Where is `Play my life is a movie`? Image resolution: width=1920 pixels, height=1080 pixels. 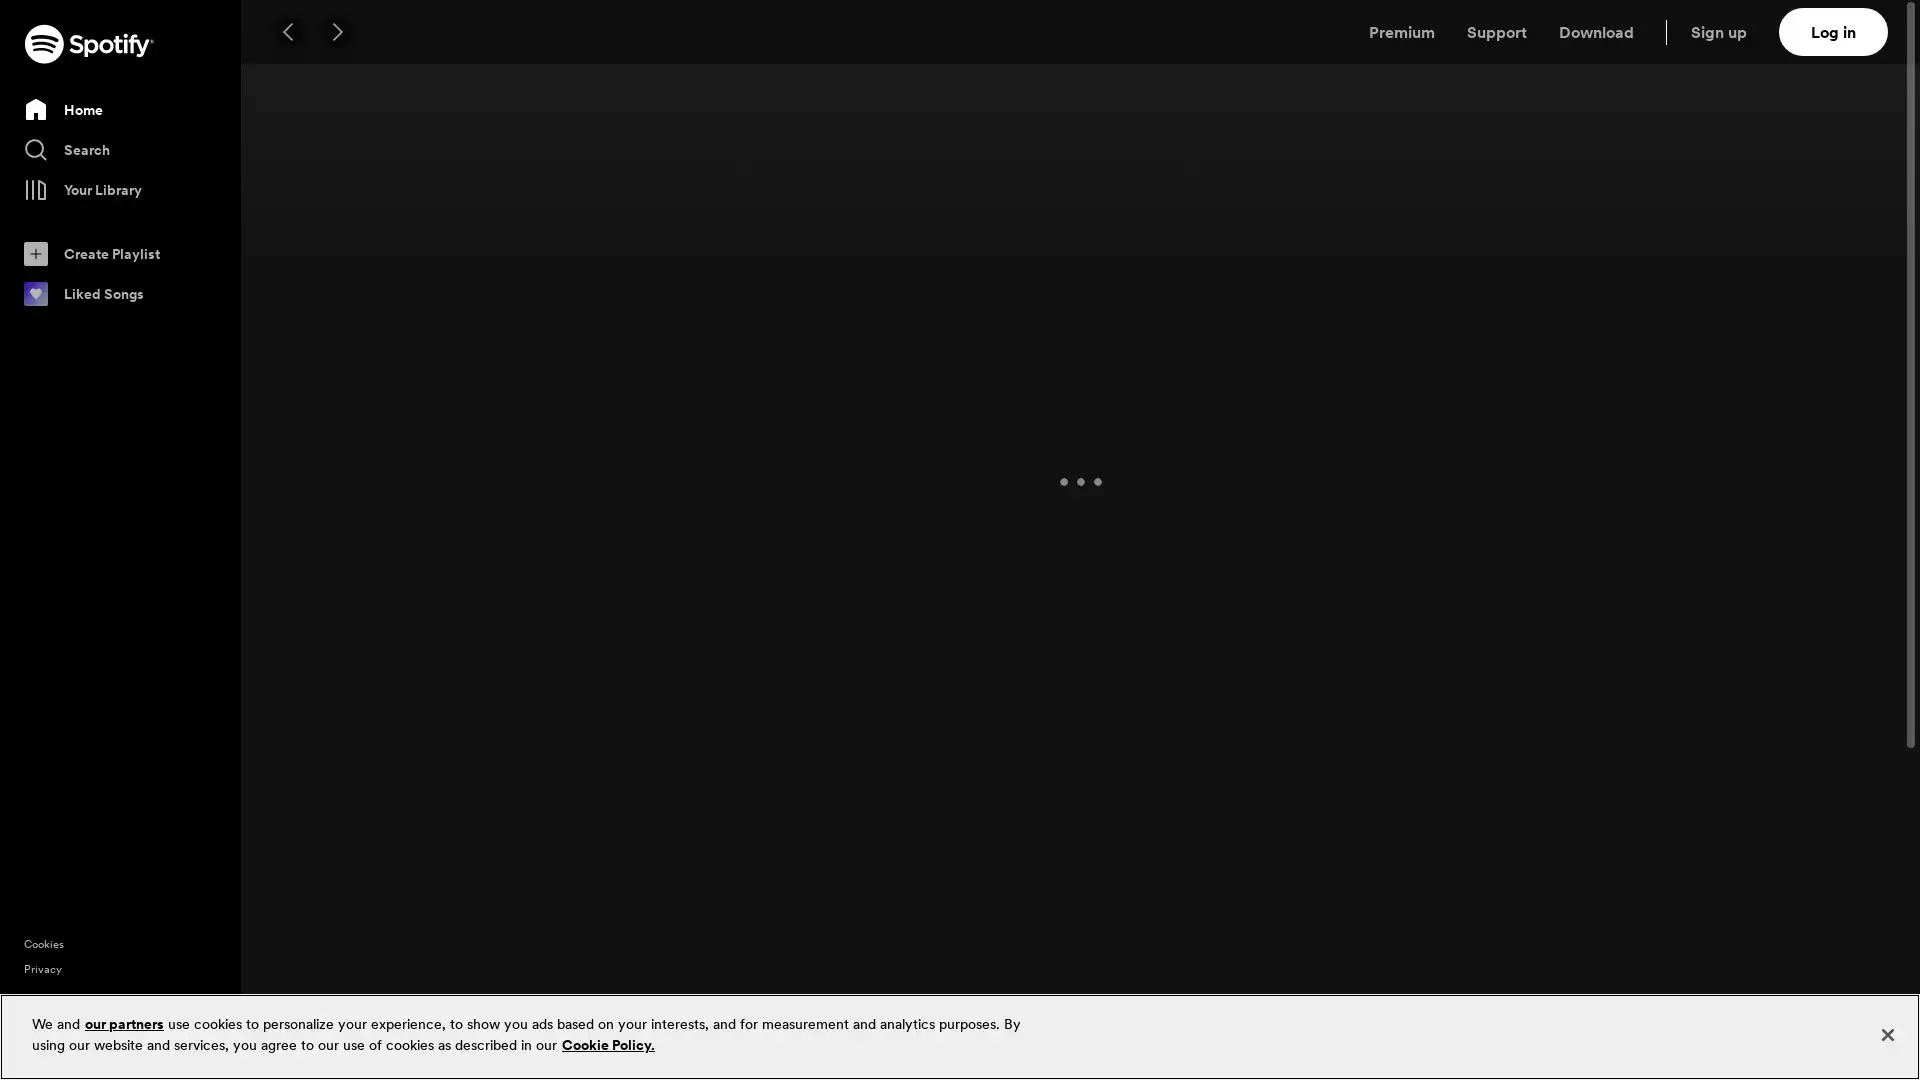
Play my life is a movie is located at coordinates (1223, 1005).